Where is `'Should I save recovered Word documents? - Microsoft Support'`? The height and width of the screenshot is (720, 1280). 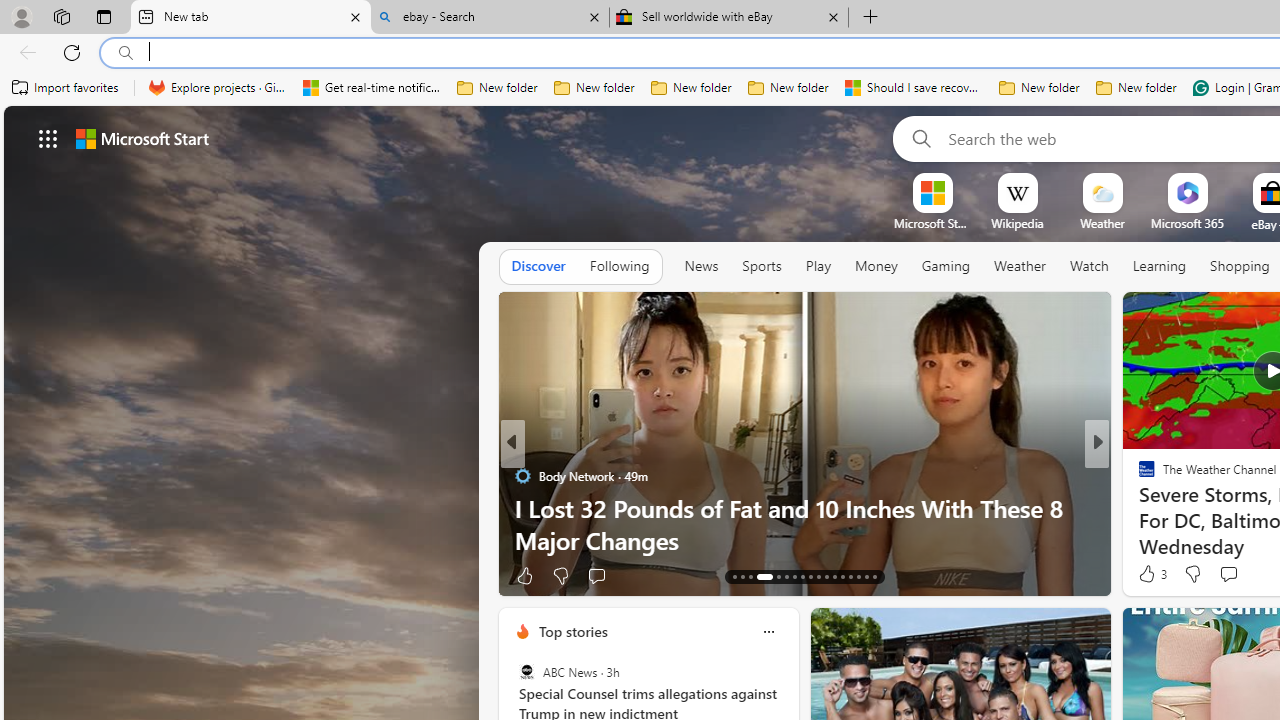
'Should I save recovered Word documents? - Microsoft Support' is located at coordinates (912, 87).